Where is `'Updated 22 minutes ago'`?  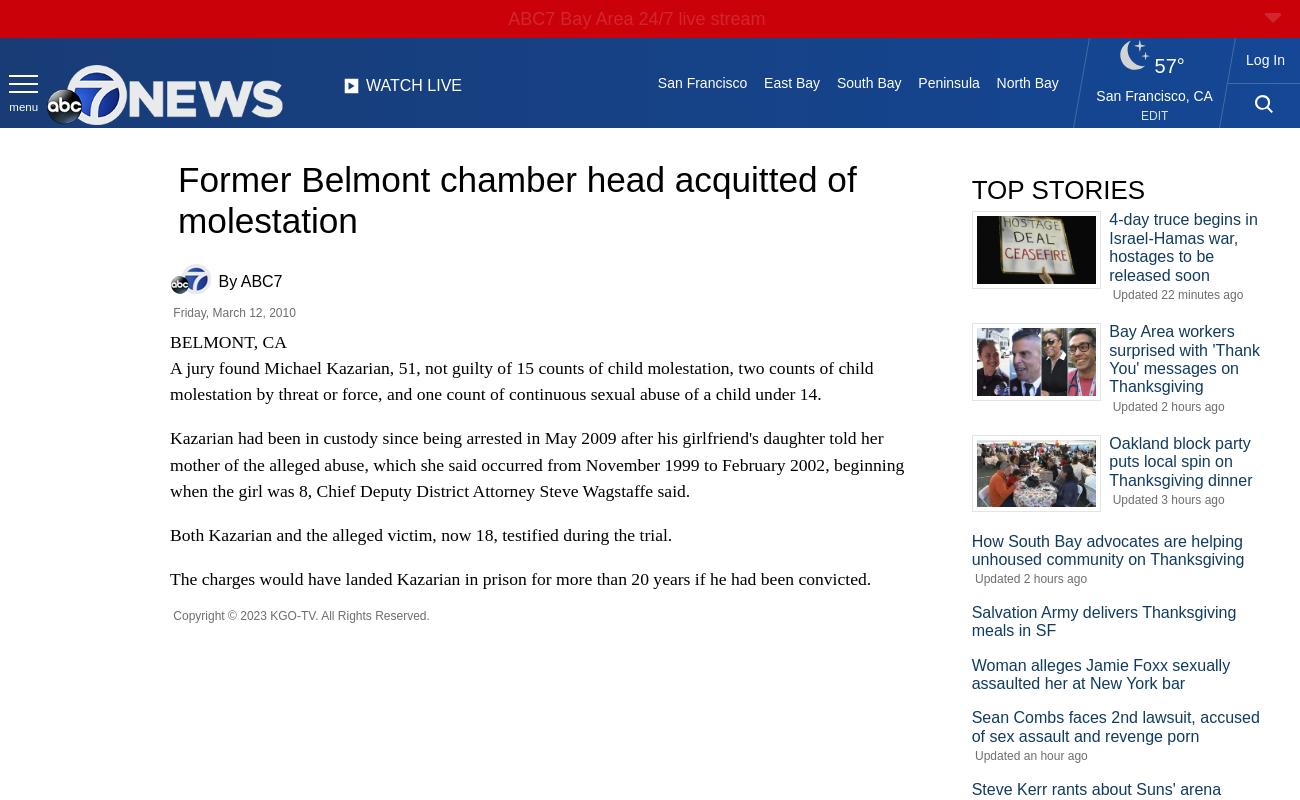 'Updated 22 minutes ago' is located at coordinates (1177, 295).